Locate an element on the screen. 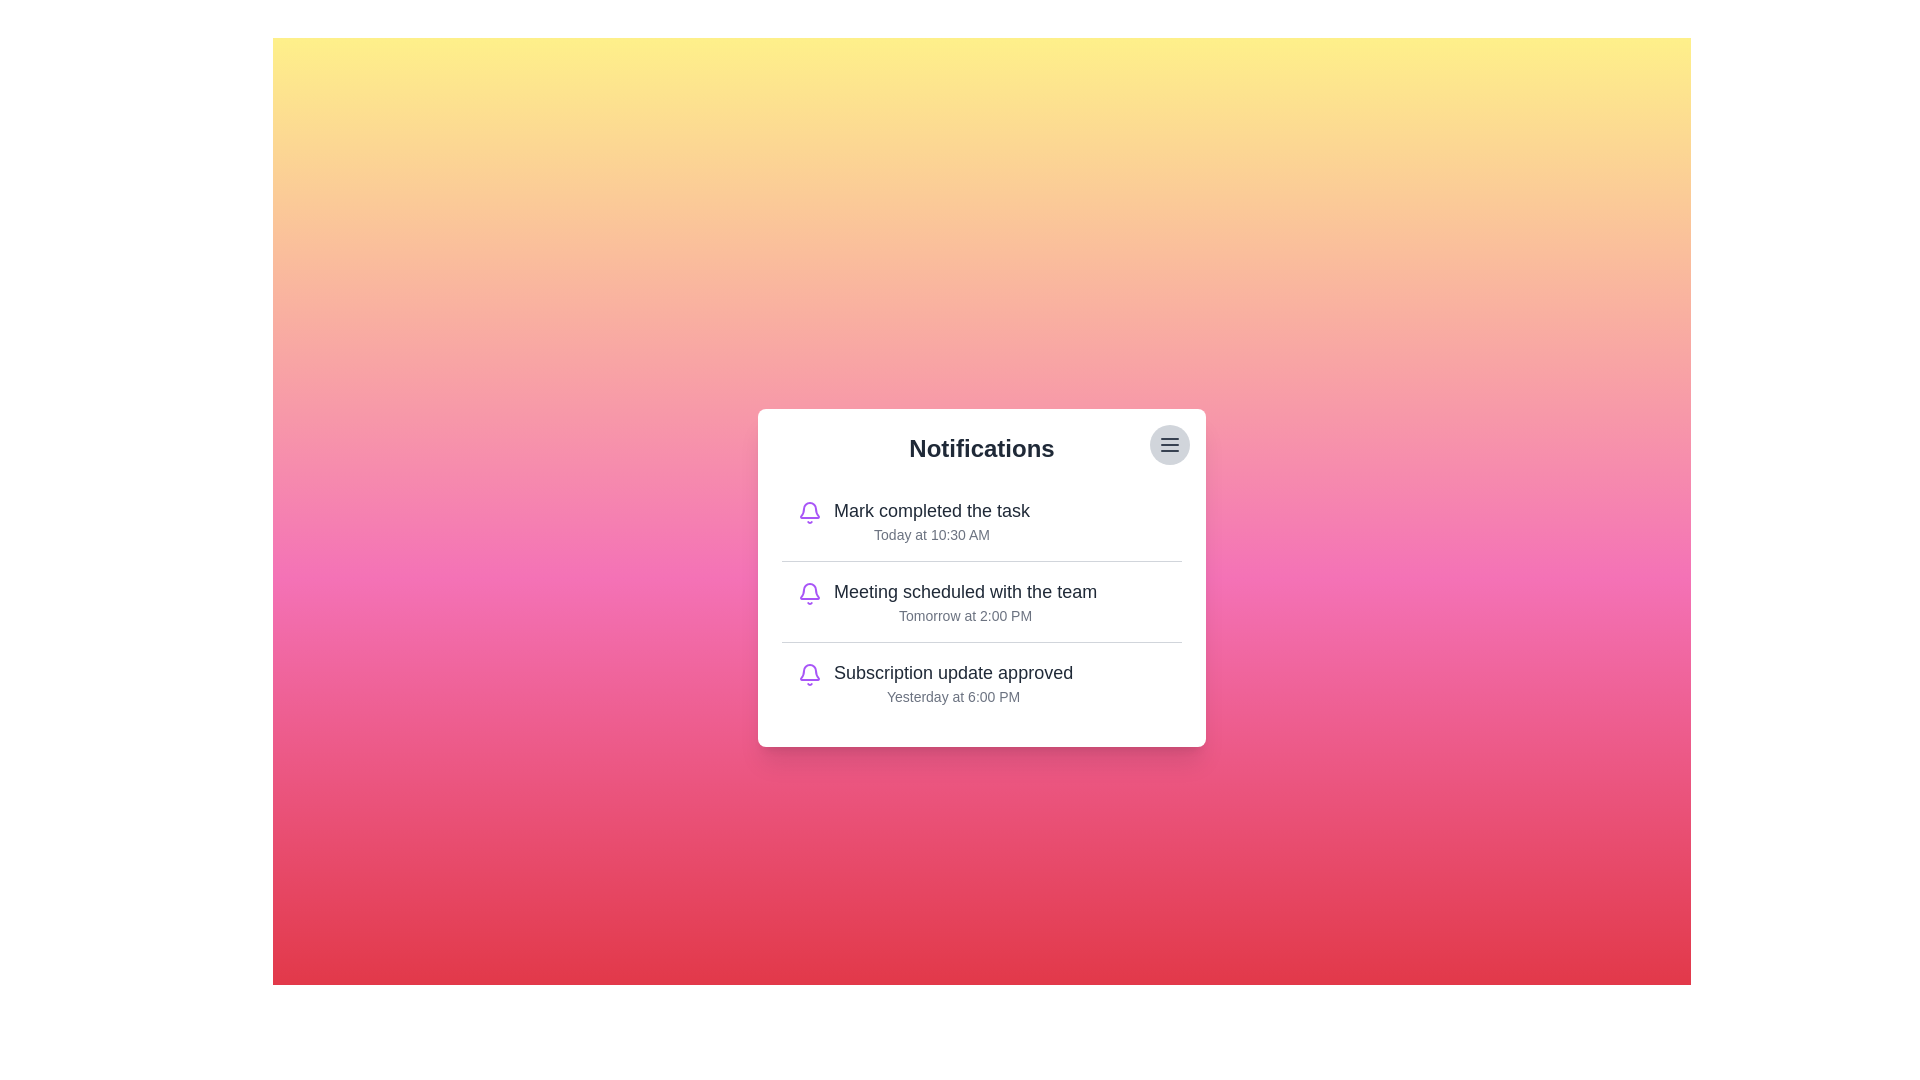 The width and height of the screenshot is (1920, 1080). the notification to view its details is located at coordinates (982, 578).